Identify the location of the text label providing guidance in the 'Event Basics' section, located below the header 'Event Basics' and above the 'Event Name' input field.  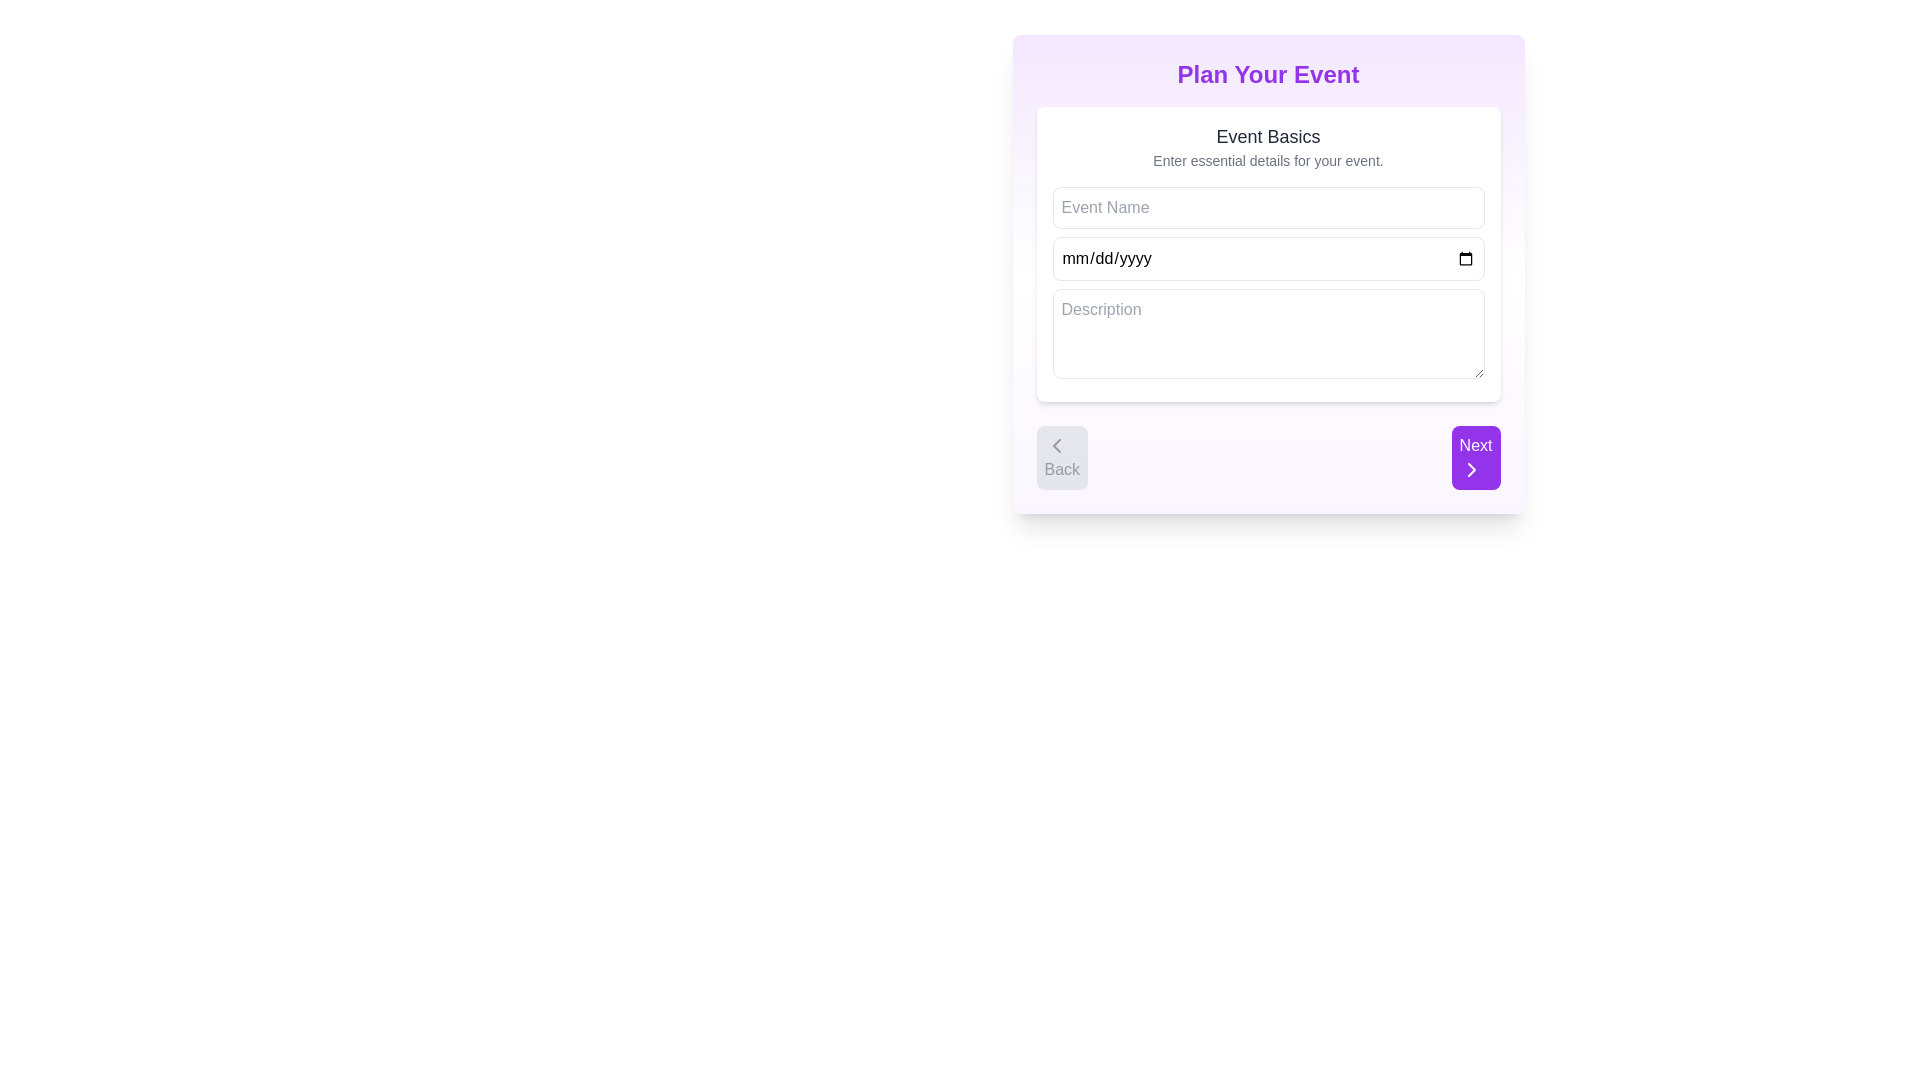
(1267, 160).